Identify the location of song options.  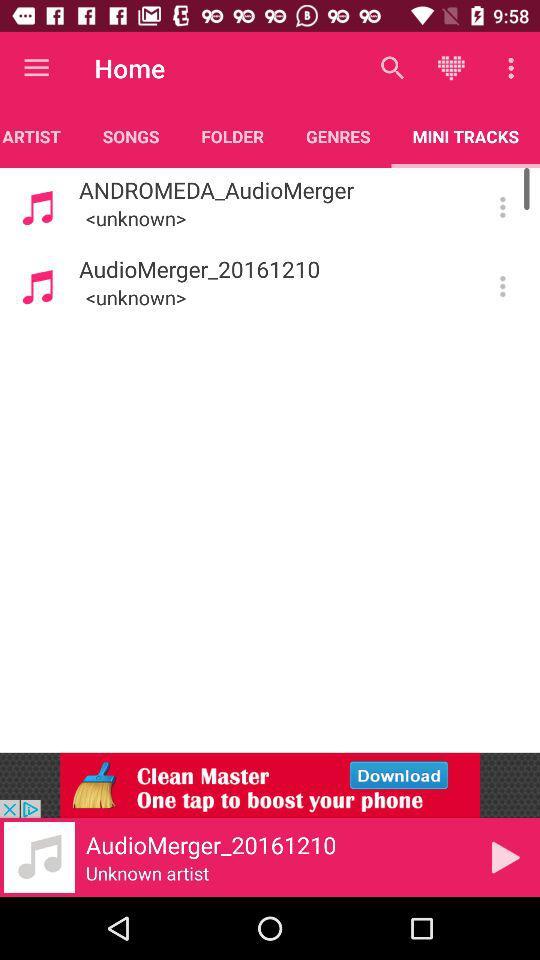
(501, 285).